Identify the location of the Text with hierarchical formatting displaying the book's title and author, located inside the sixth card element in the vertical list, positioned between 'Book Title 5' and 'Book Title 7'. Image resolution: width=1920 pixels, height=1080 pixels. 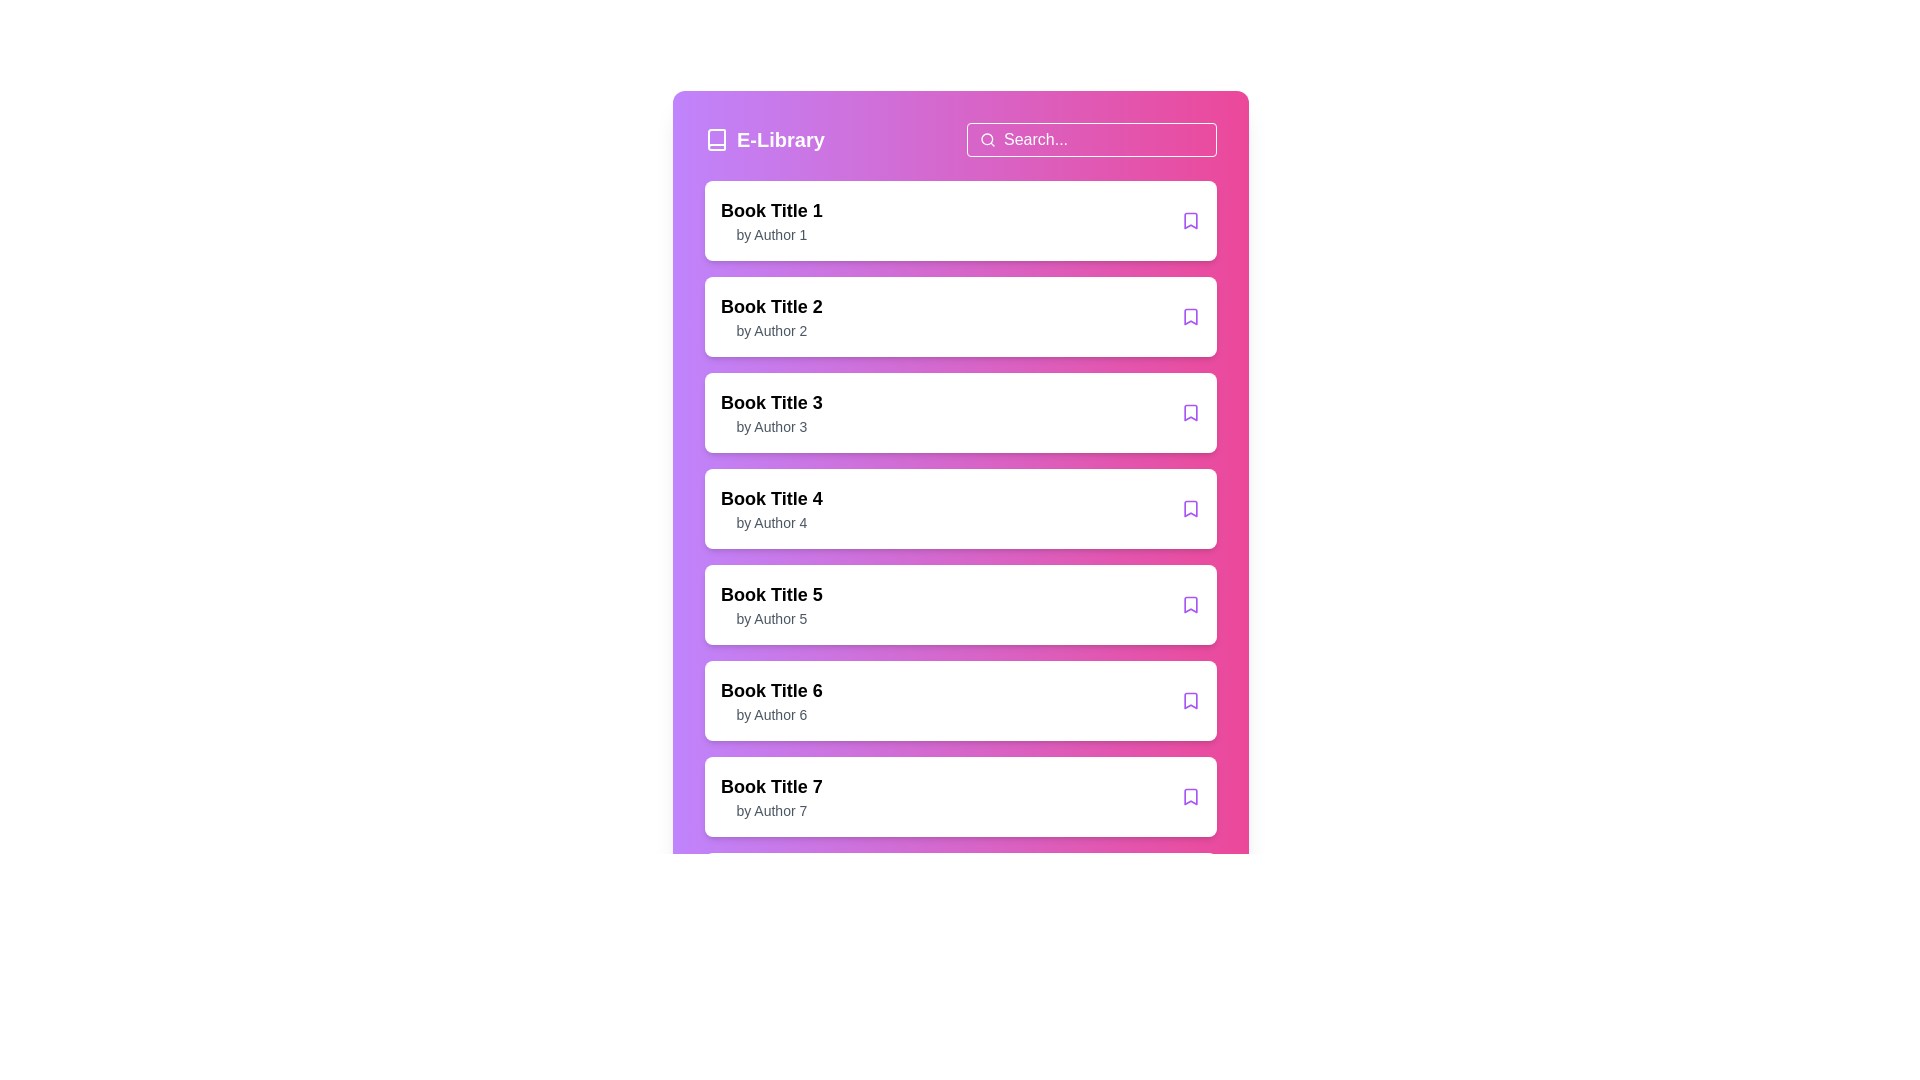
(770, 700).